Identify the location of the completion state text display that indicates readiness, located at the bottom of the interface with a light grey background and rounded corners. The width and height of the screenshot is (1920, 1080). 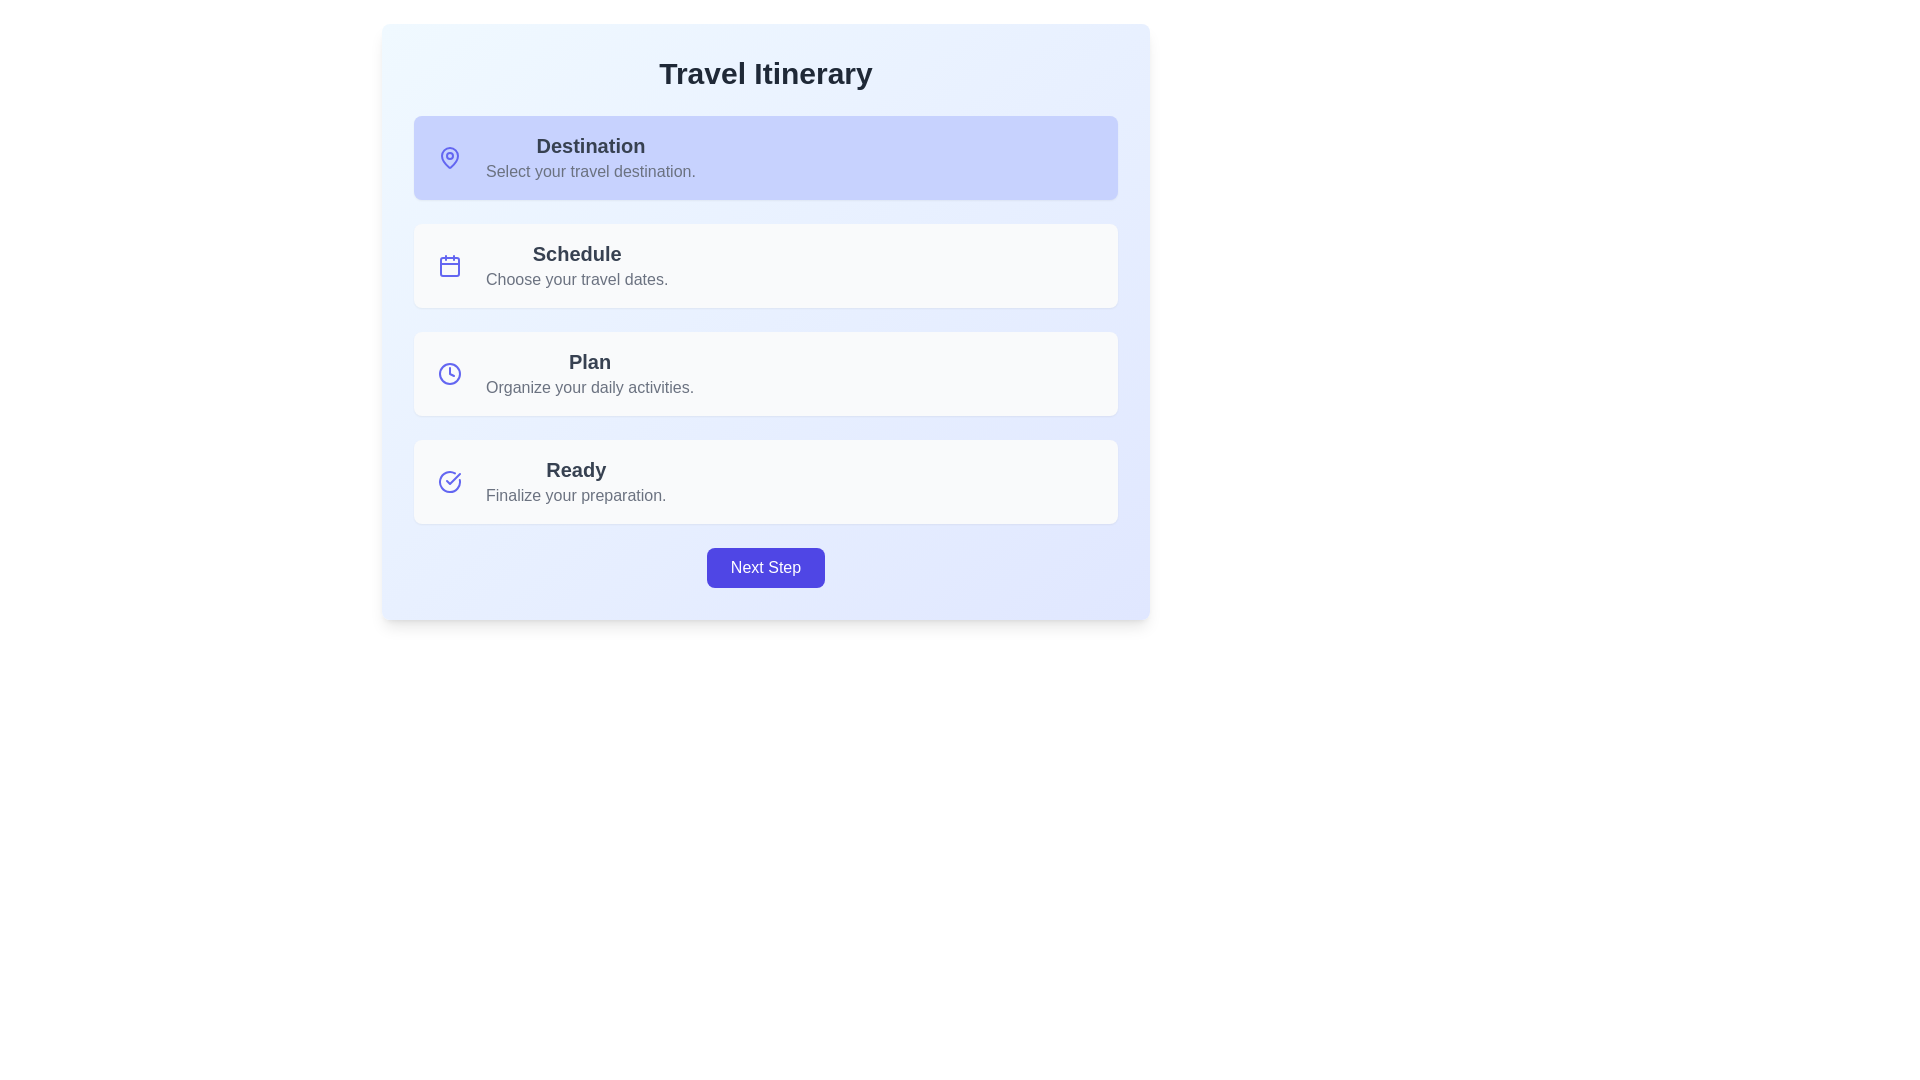
(575, 482).